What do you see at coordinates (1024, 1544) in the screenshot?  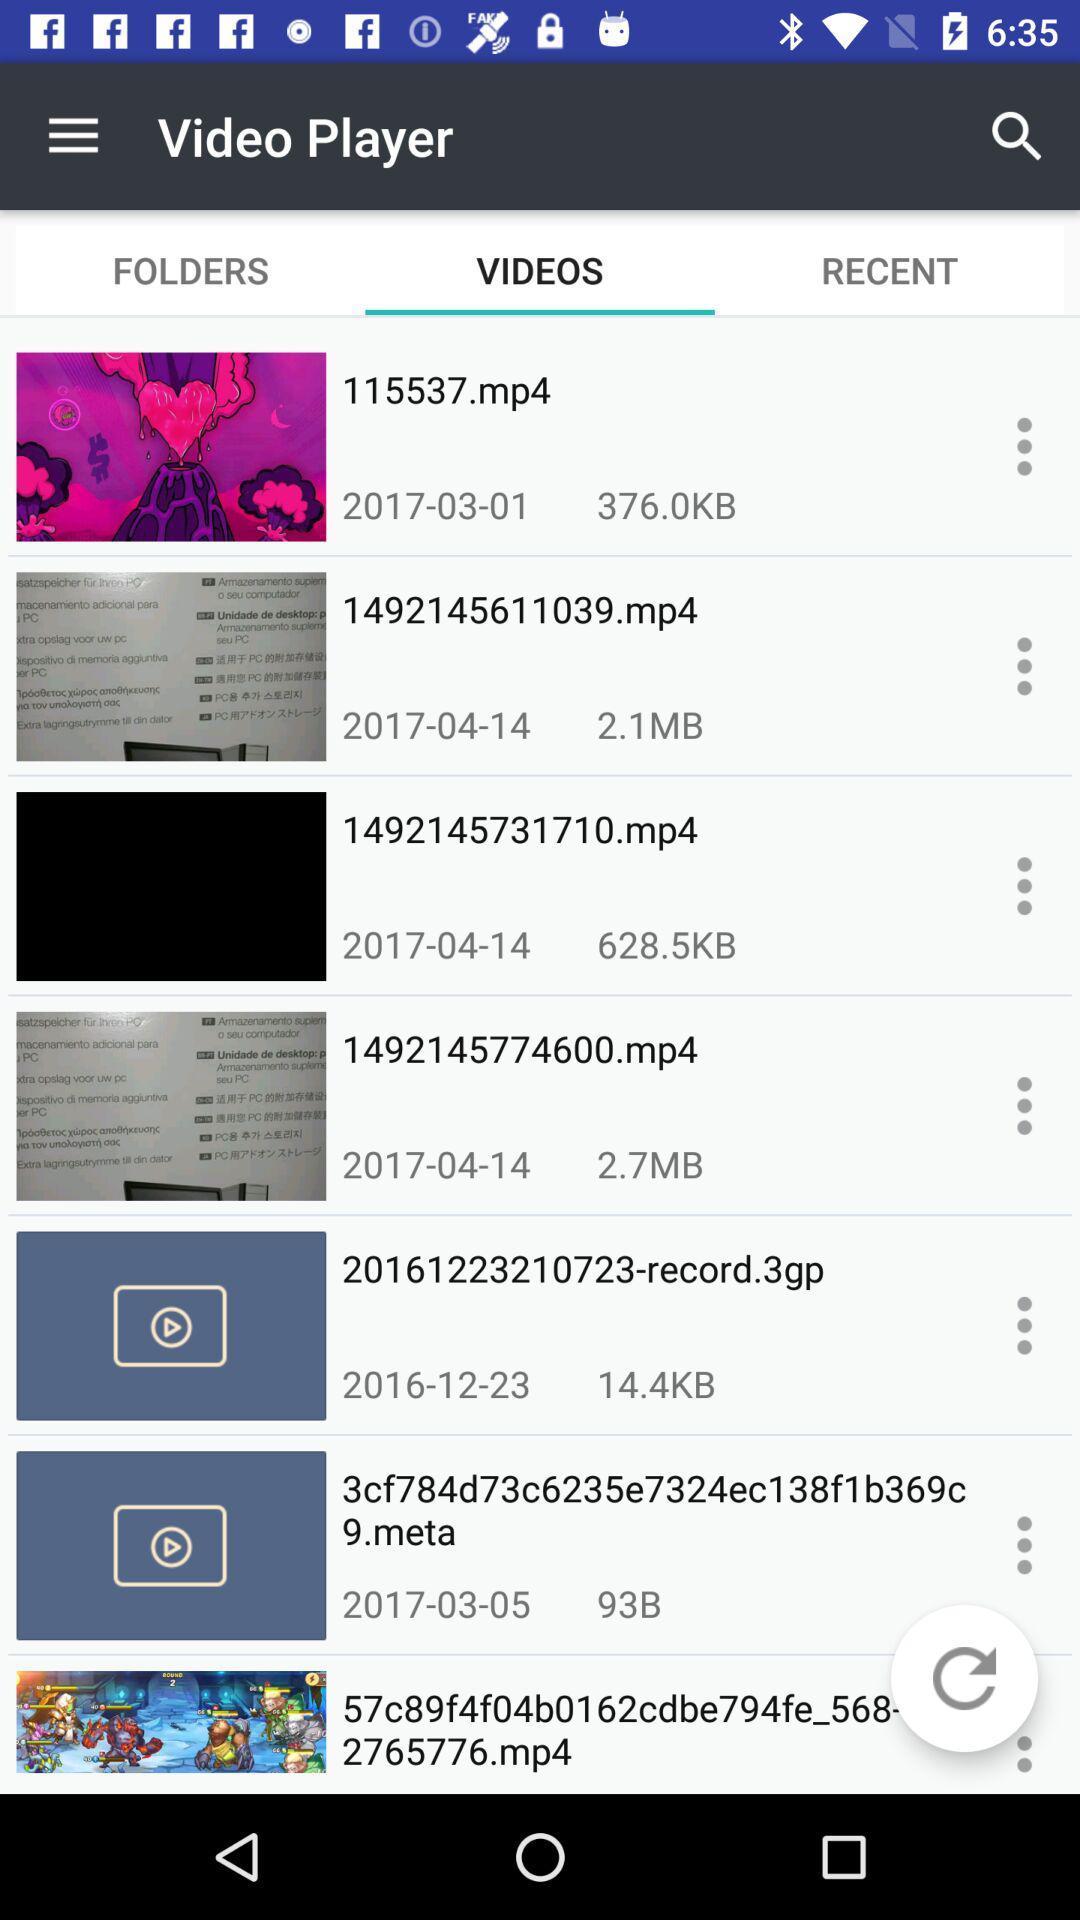 I see `more options for selected video` at bounding box center [1024, 1544].